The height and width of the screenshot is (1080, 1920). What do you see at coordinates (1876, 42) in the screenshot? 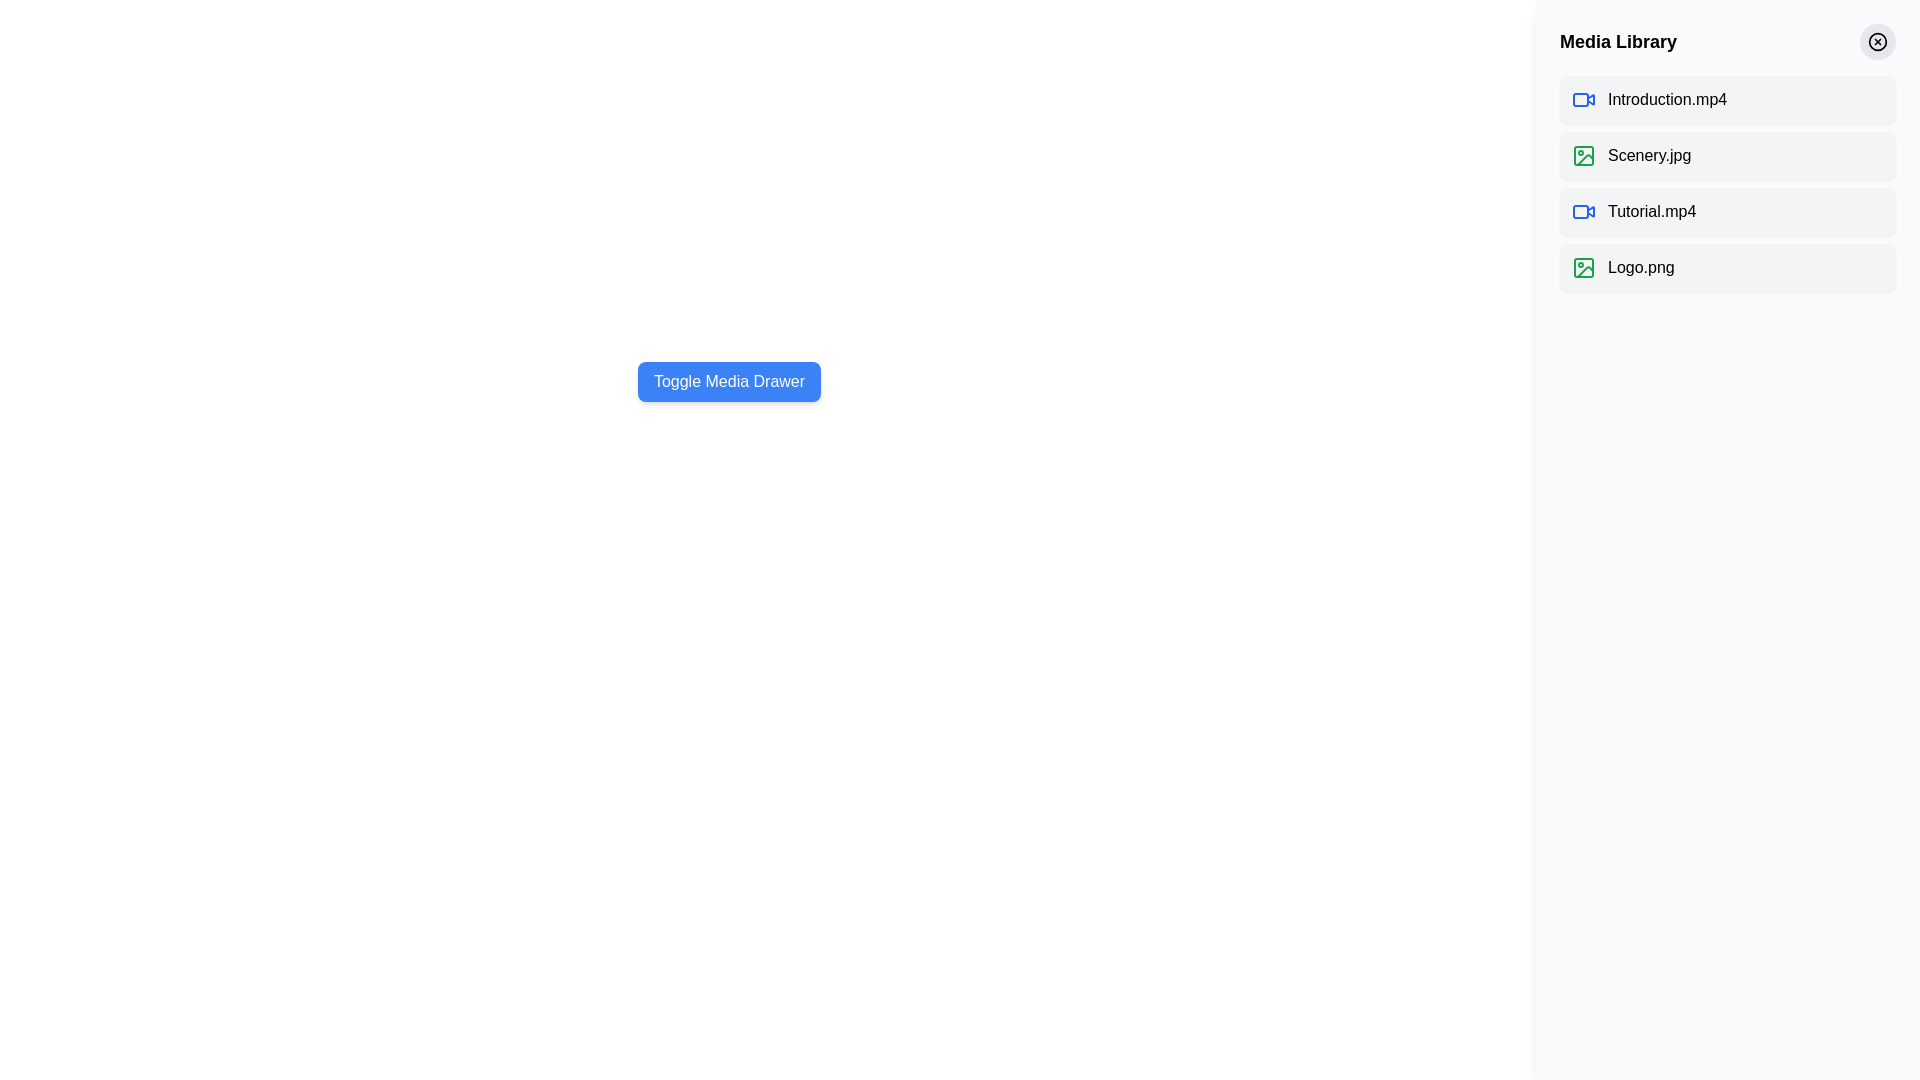
I see `the close or dismiss button located in the top-right corner of the 'Media Library' section, next to the heading text 'Media Library'` at bounding box center [1876, 42].